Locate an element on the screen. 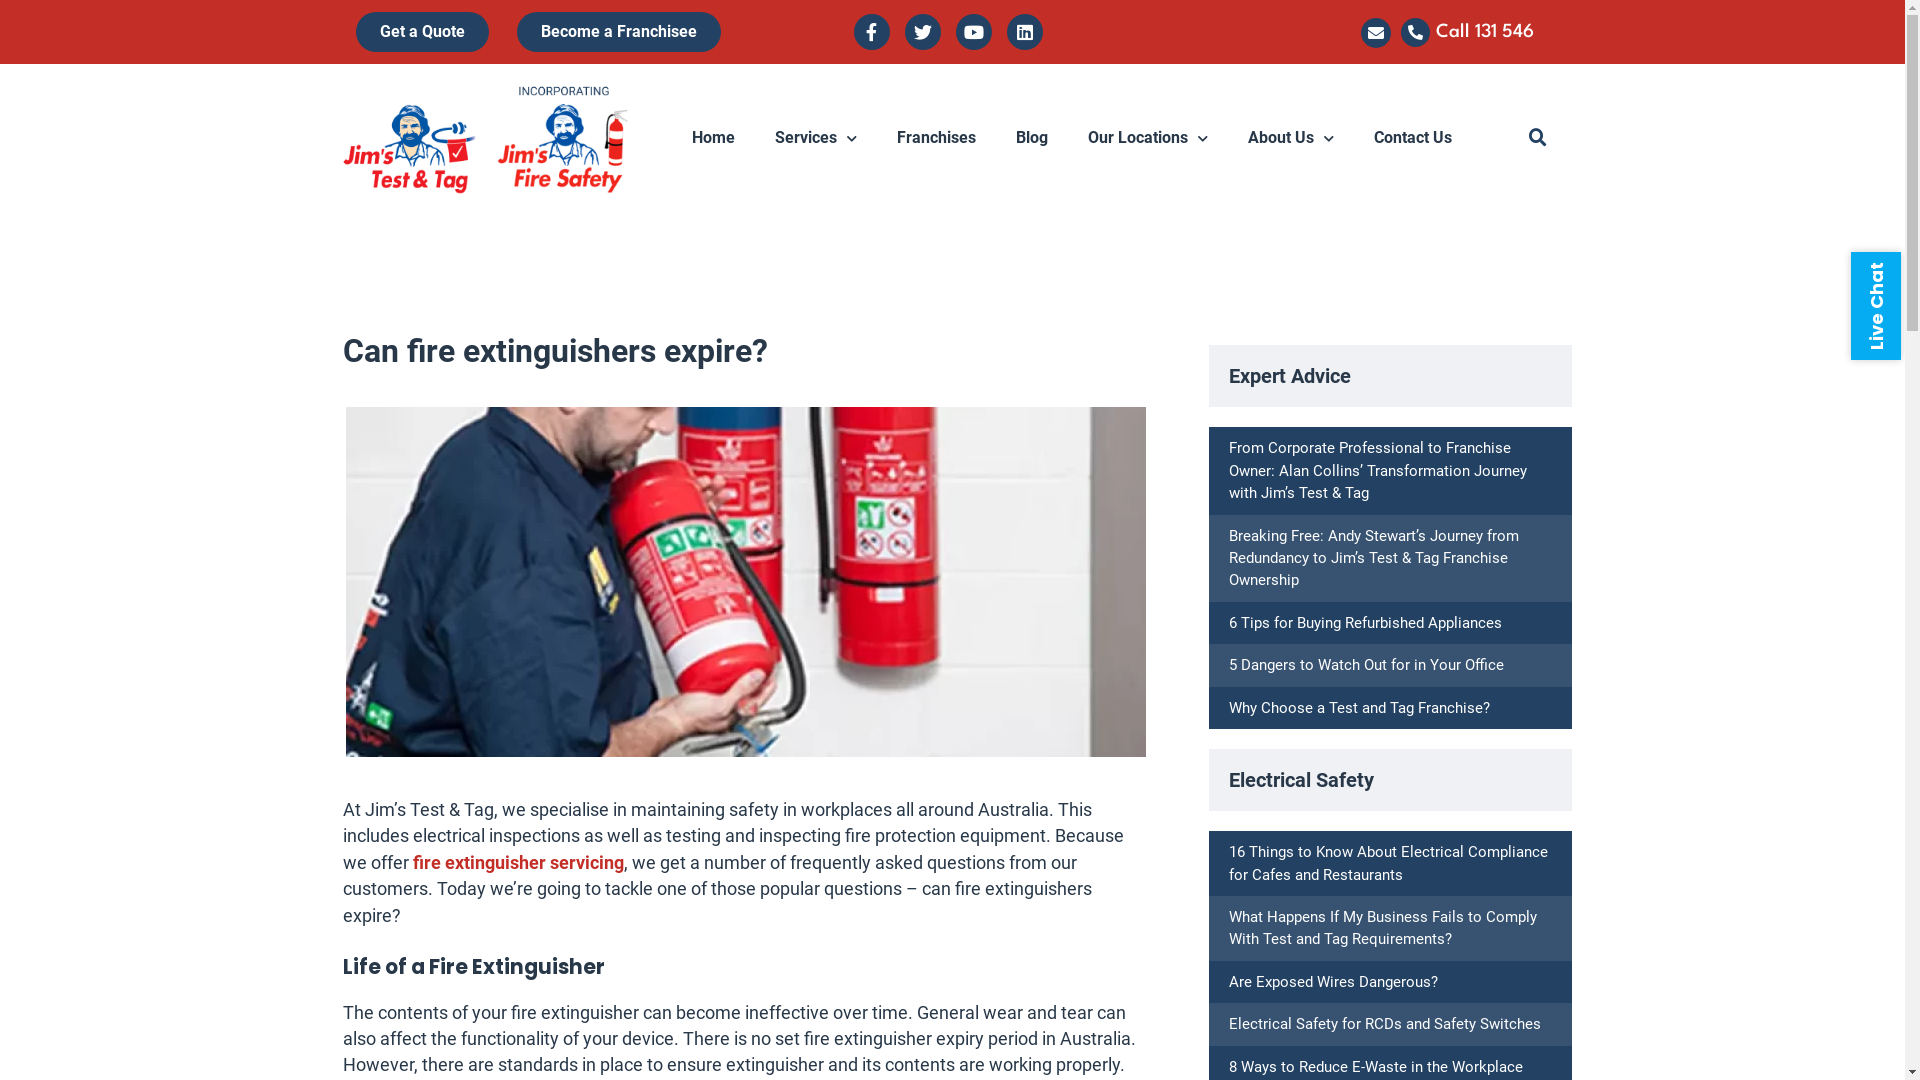 This screenshot has height=1080, width=1920. 'Franchises' is located at coordinates (935, 137).